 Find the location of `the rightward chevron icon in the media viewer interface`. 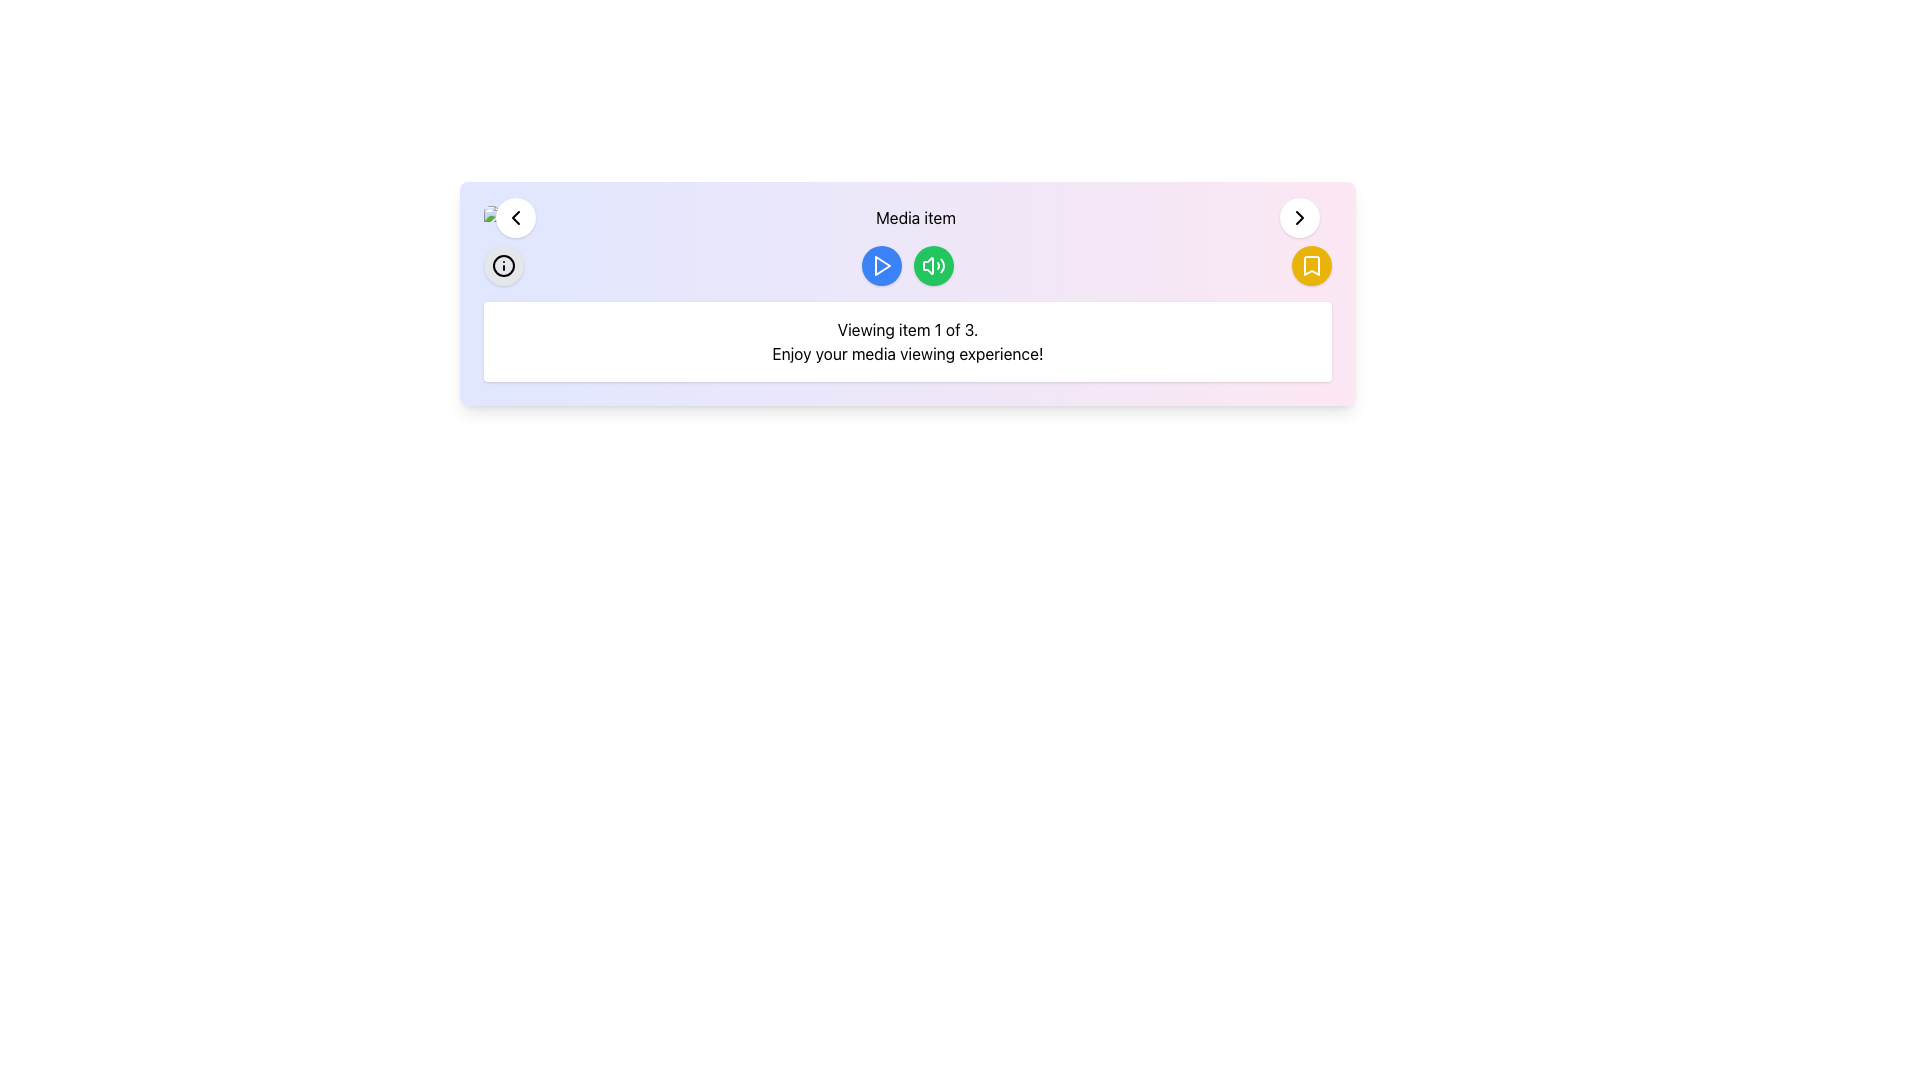

the rightward chevron icon in the media viewer interface is located at coordinates (1300, 218).